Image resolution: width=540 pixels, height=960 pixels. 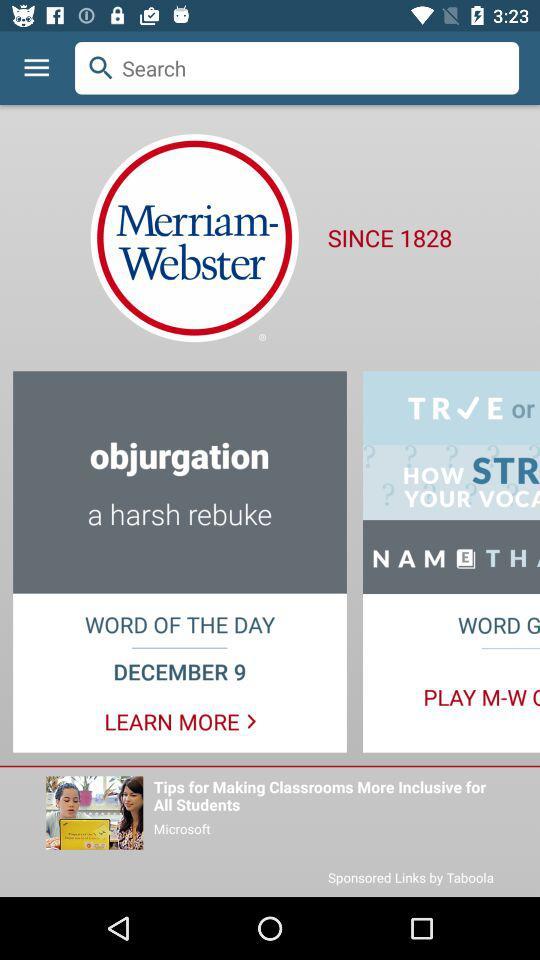 What do you see at coordinates (194, 237) in the screenshot?
I see `the logo below the search bar on the web page` at bounding box center [194, 237].